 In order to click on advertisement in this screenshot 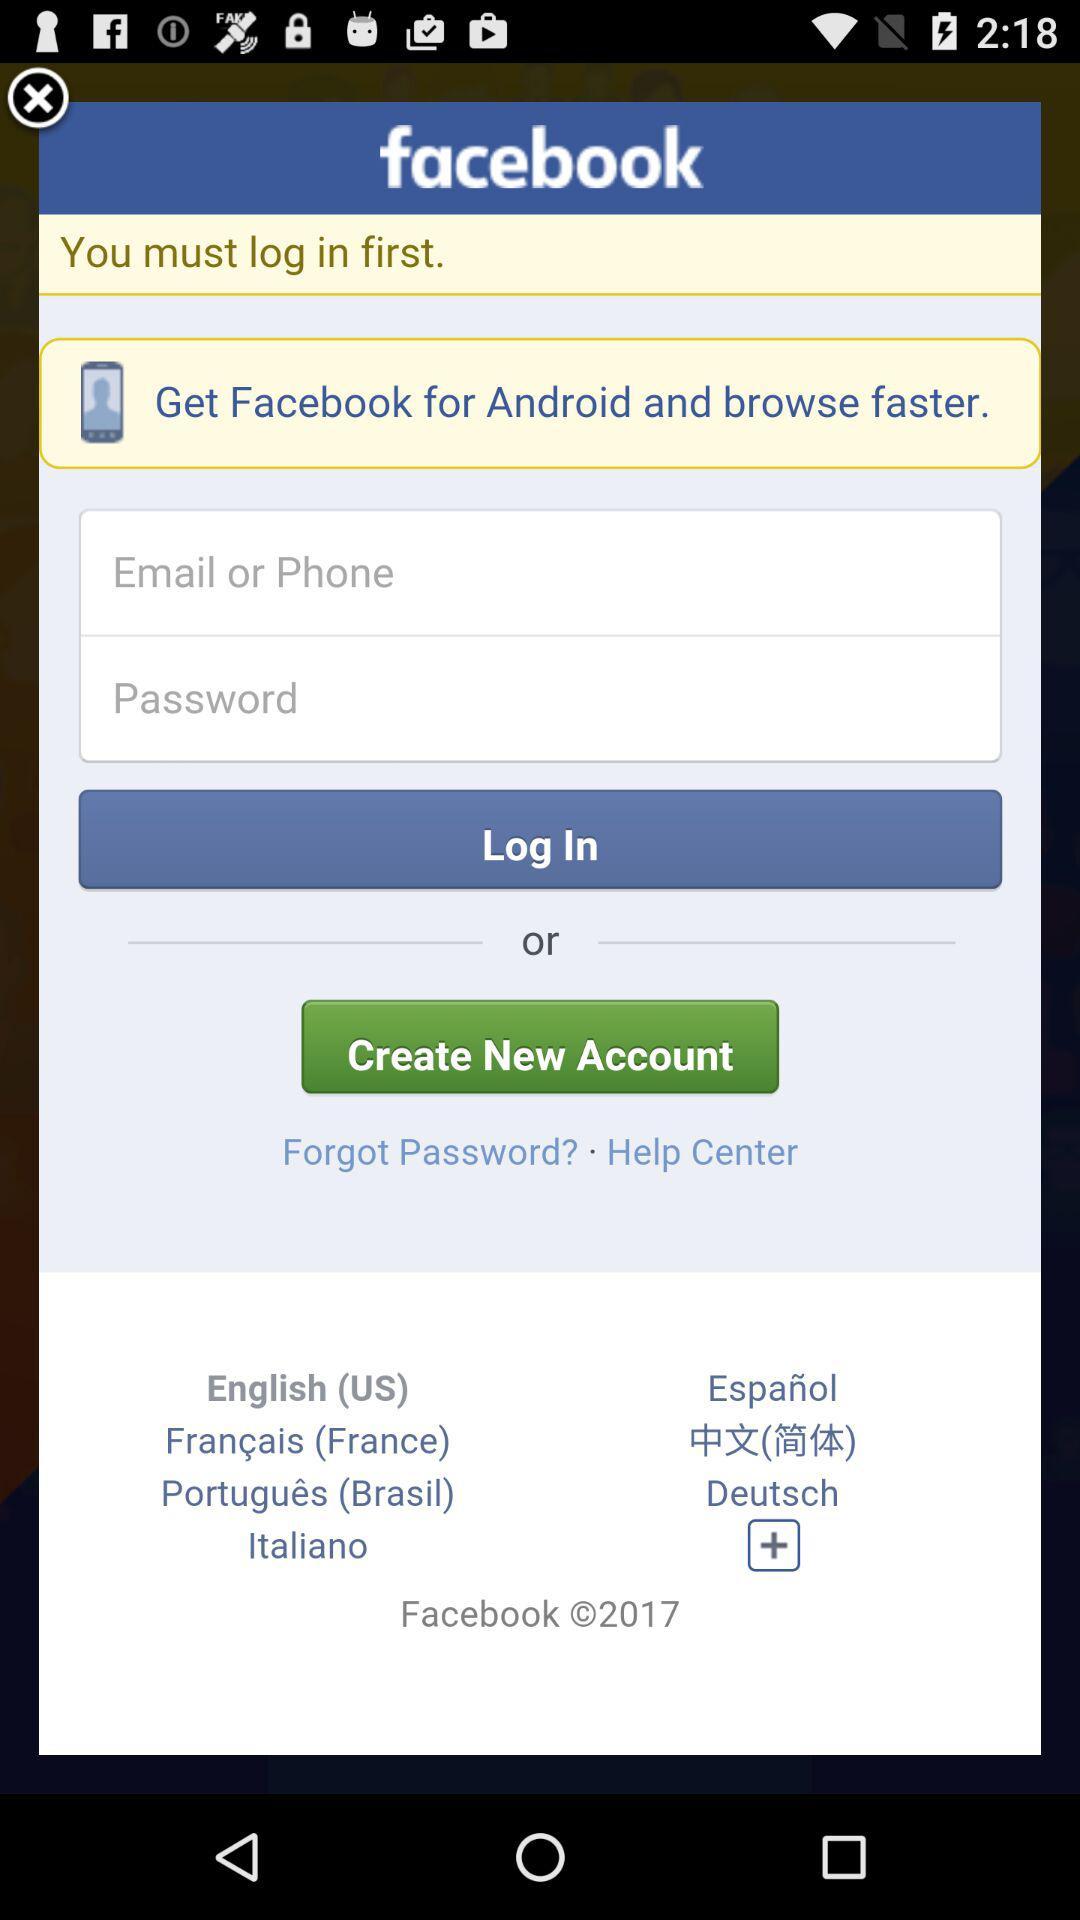, I will do `click(38, 100)`.